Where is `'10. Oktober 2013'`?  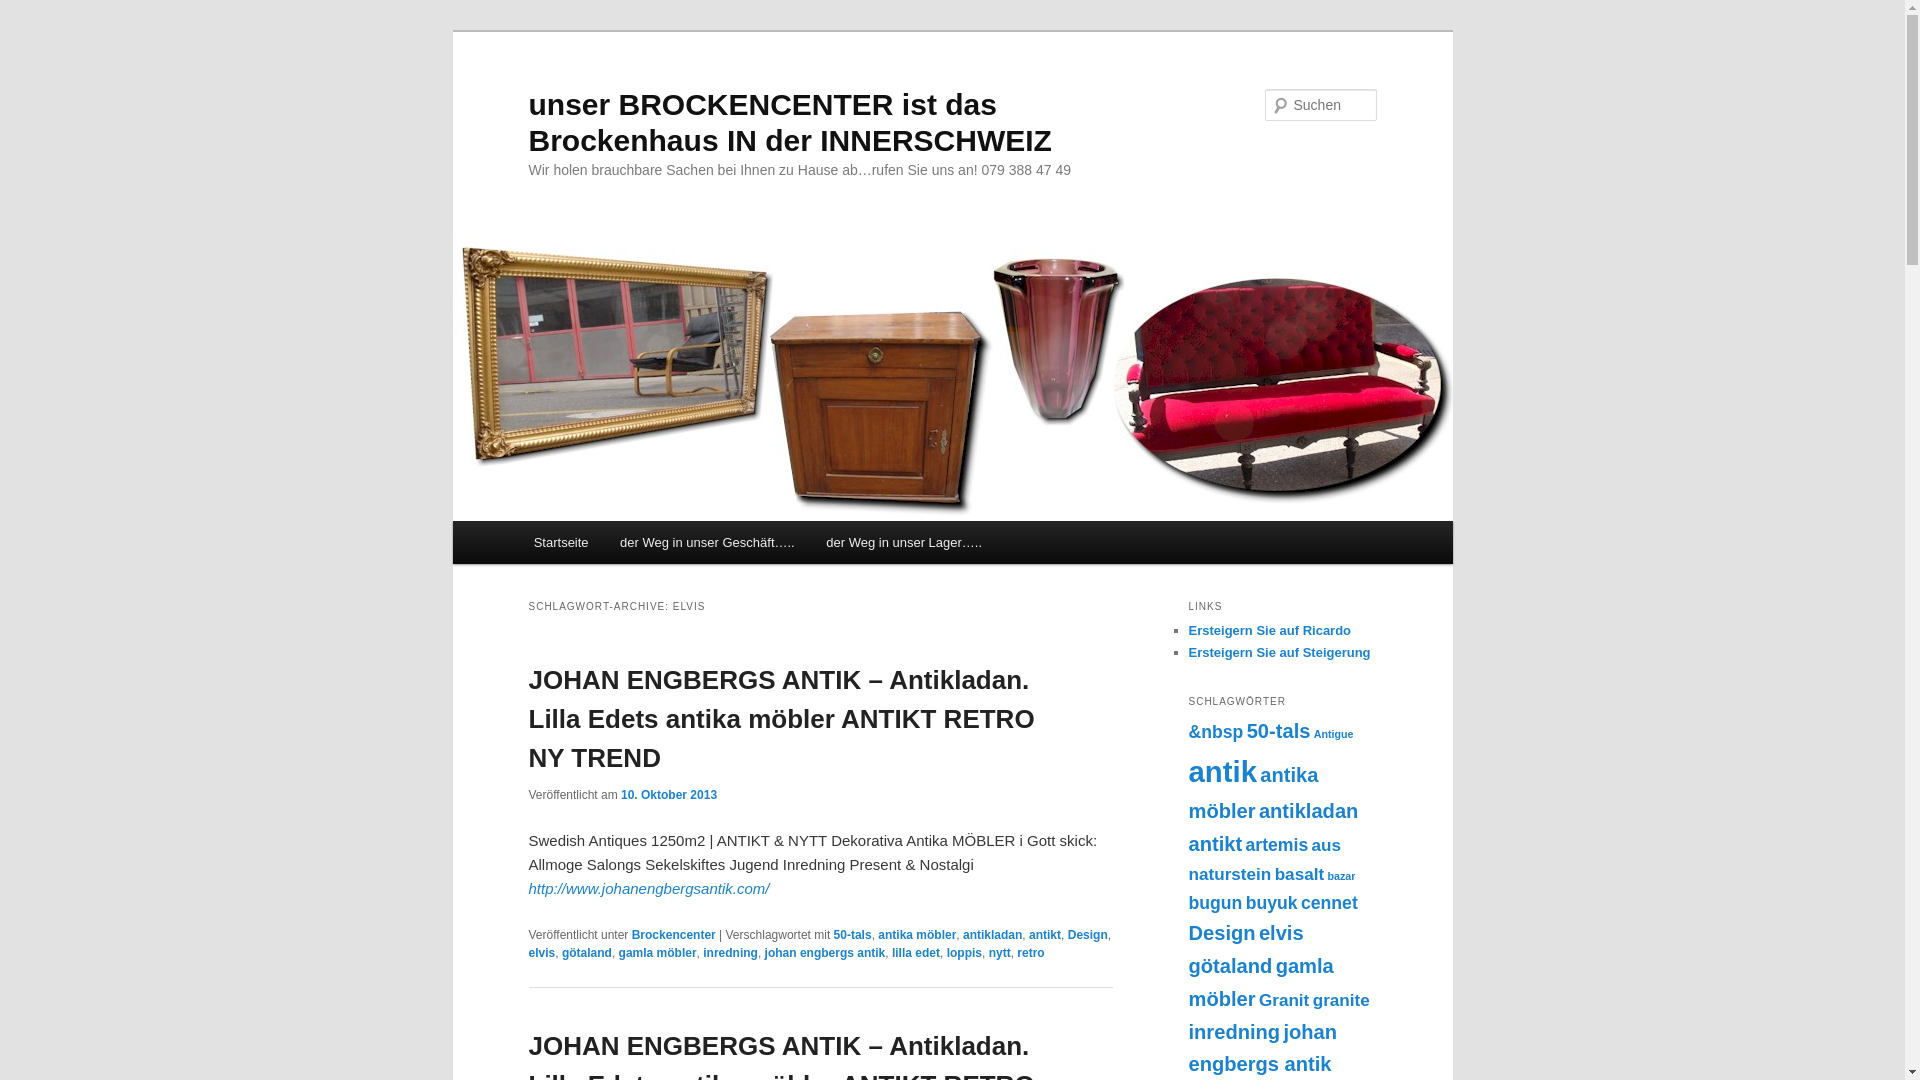
'10. Oktober 2013' is located at coordinates (668, 793).